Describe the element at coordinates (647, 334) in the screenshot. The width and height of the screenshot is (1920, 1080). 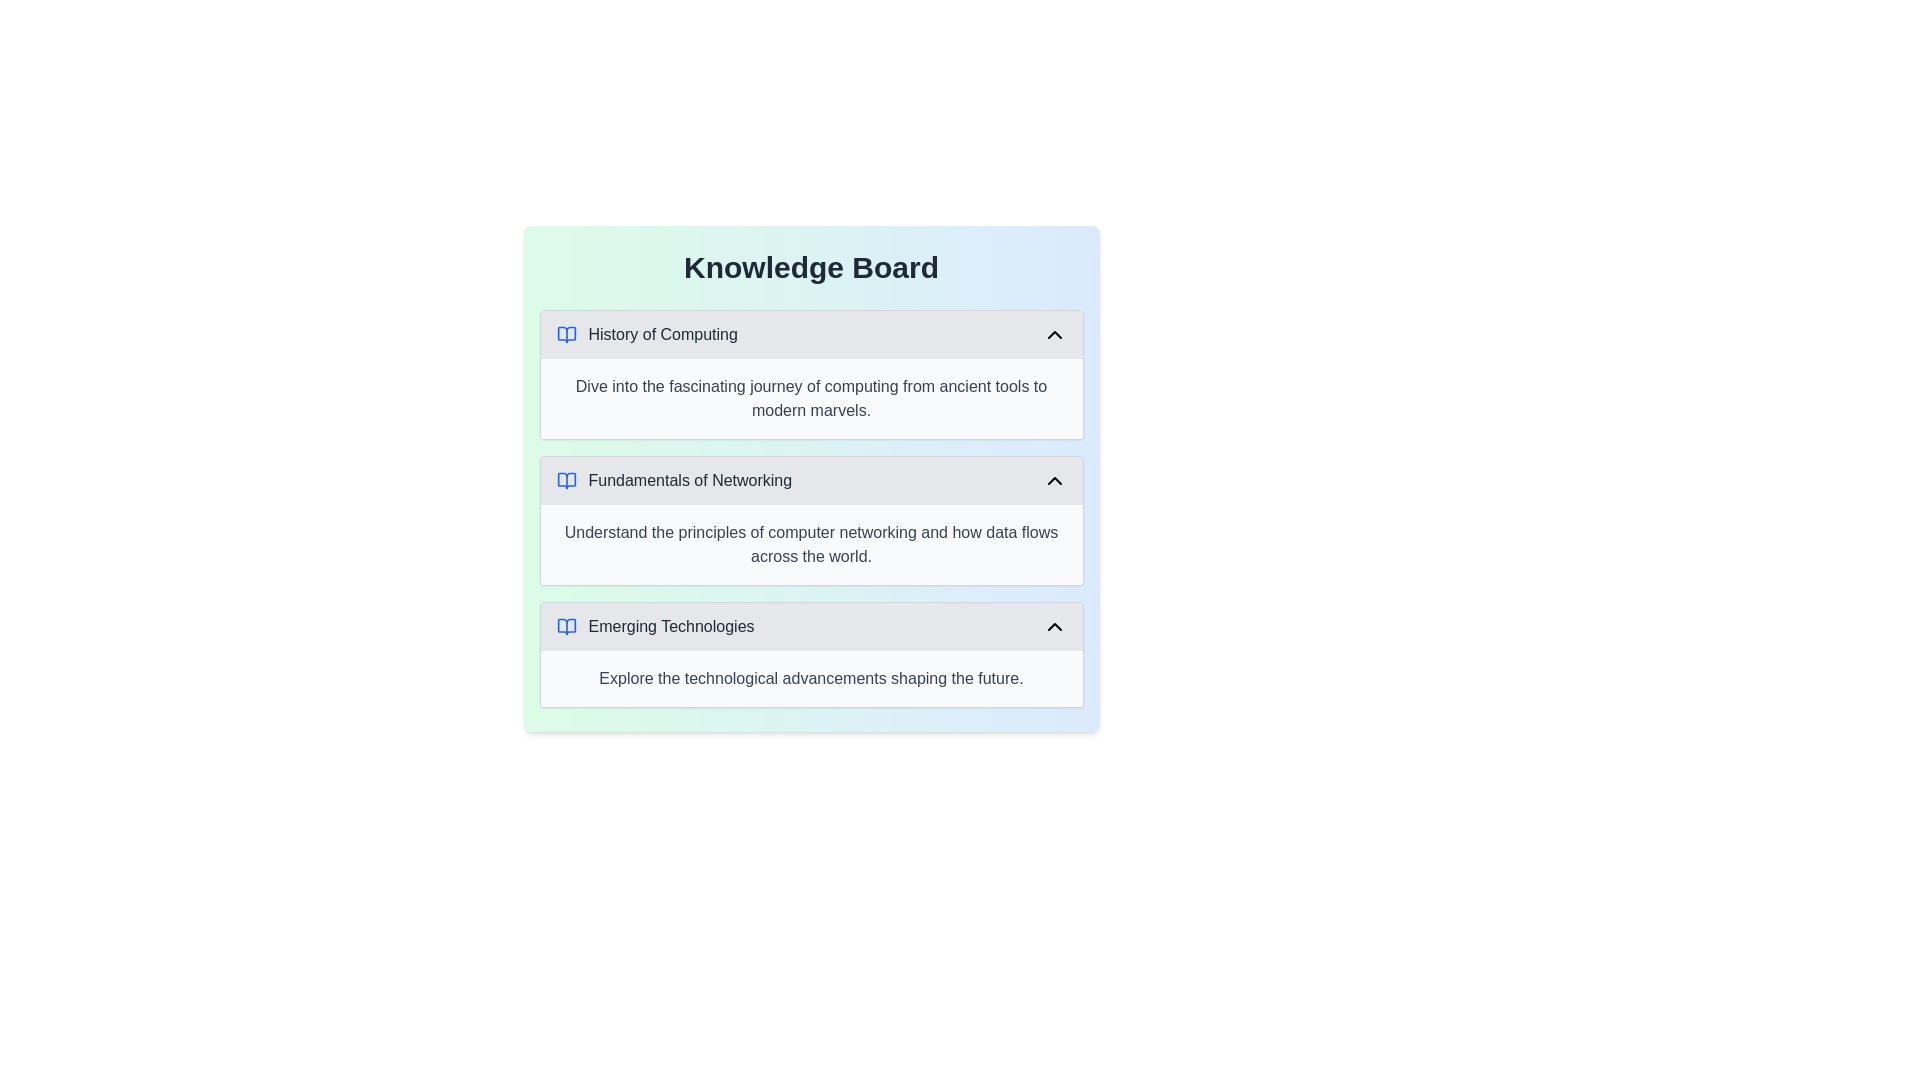
I see `the 'History of Computing' label with a blue book icon` at that location.